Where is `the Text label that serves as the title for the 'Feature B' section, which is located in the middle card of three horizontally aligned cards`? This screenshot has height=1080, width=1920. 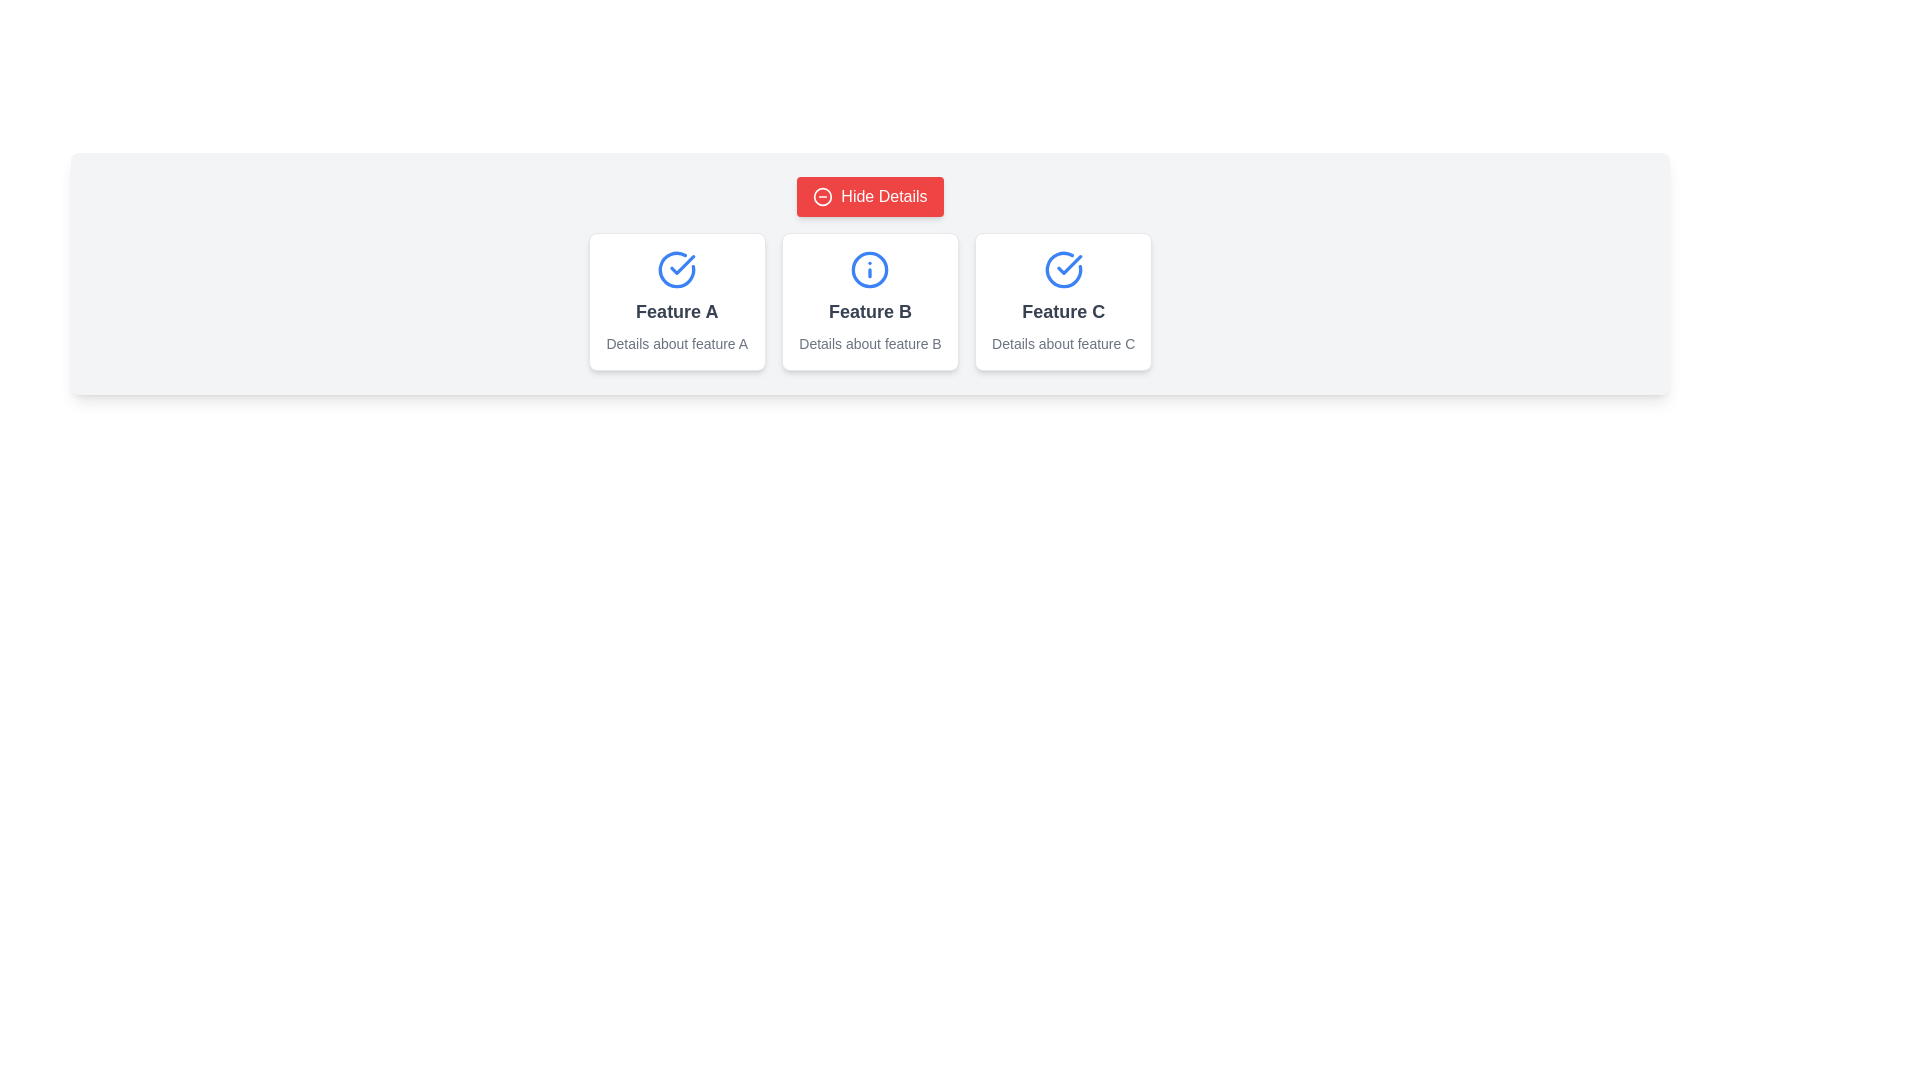 the Text label that serves as the title for the 'Feature B' section, which is located in the middle card of three horizontally aligned cards is located at coordinates (870, 312).